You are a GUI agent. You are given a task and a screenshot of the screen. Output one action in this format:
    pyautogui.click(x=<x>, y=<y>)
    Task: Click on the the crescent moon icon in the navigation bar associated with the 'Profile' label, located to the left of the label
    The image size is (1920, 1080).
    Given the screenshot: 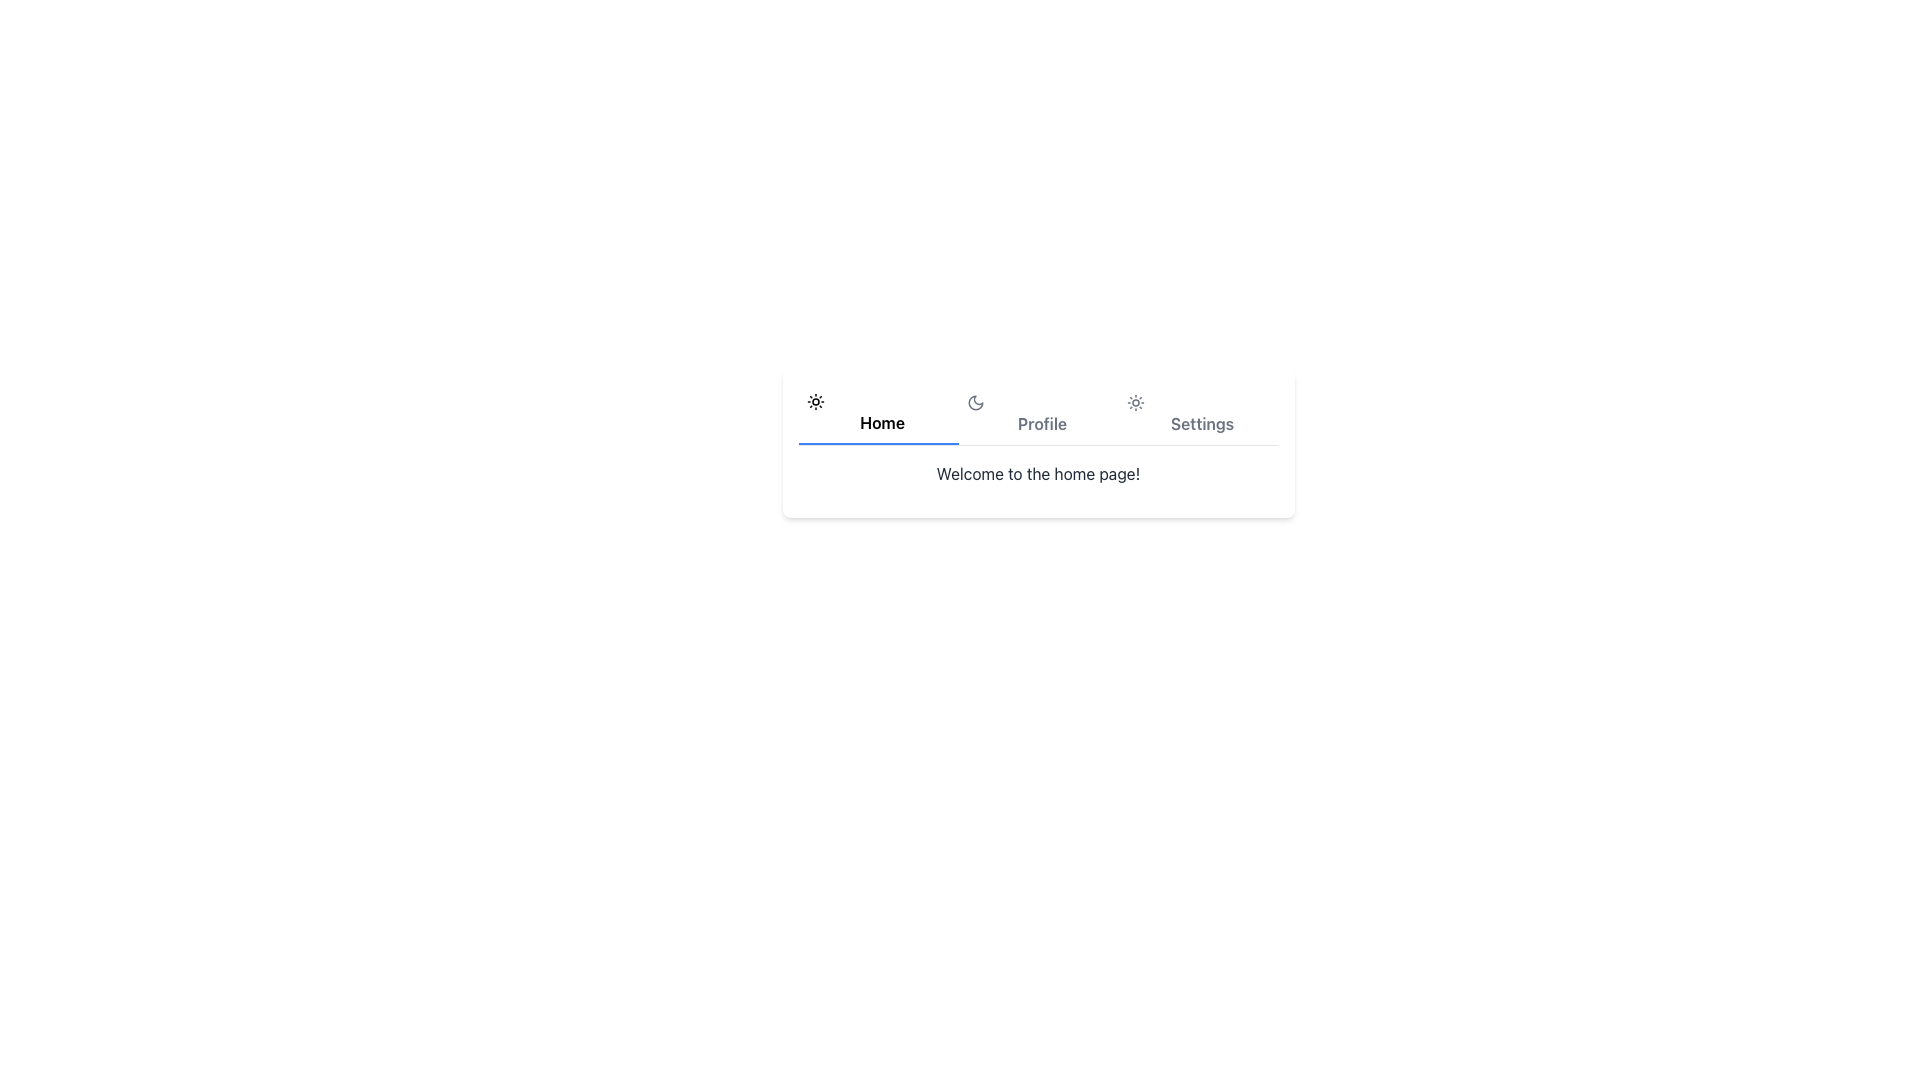 What is the action you would take?
    pyautogui.click(x=975, y=402)
    